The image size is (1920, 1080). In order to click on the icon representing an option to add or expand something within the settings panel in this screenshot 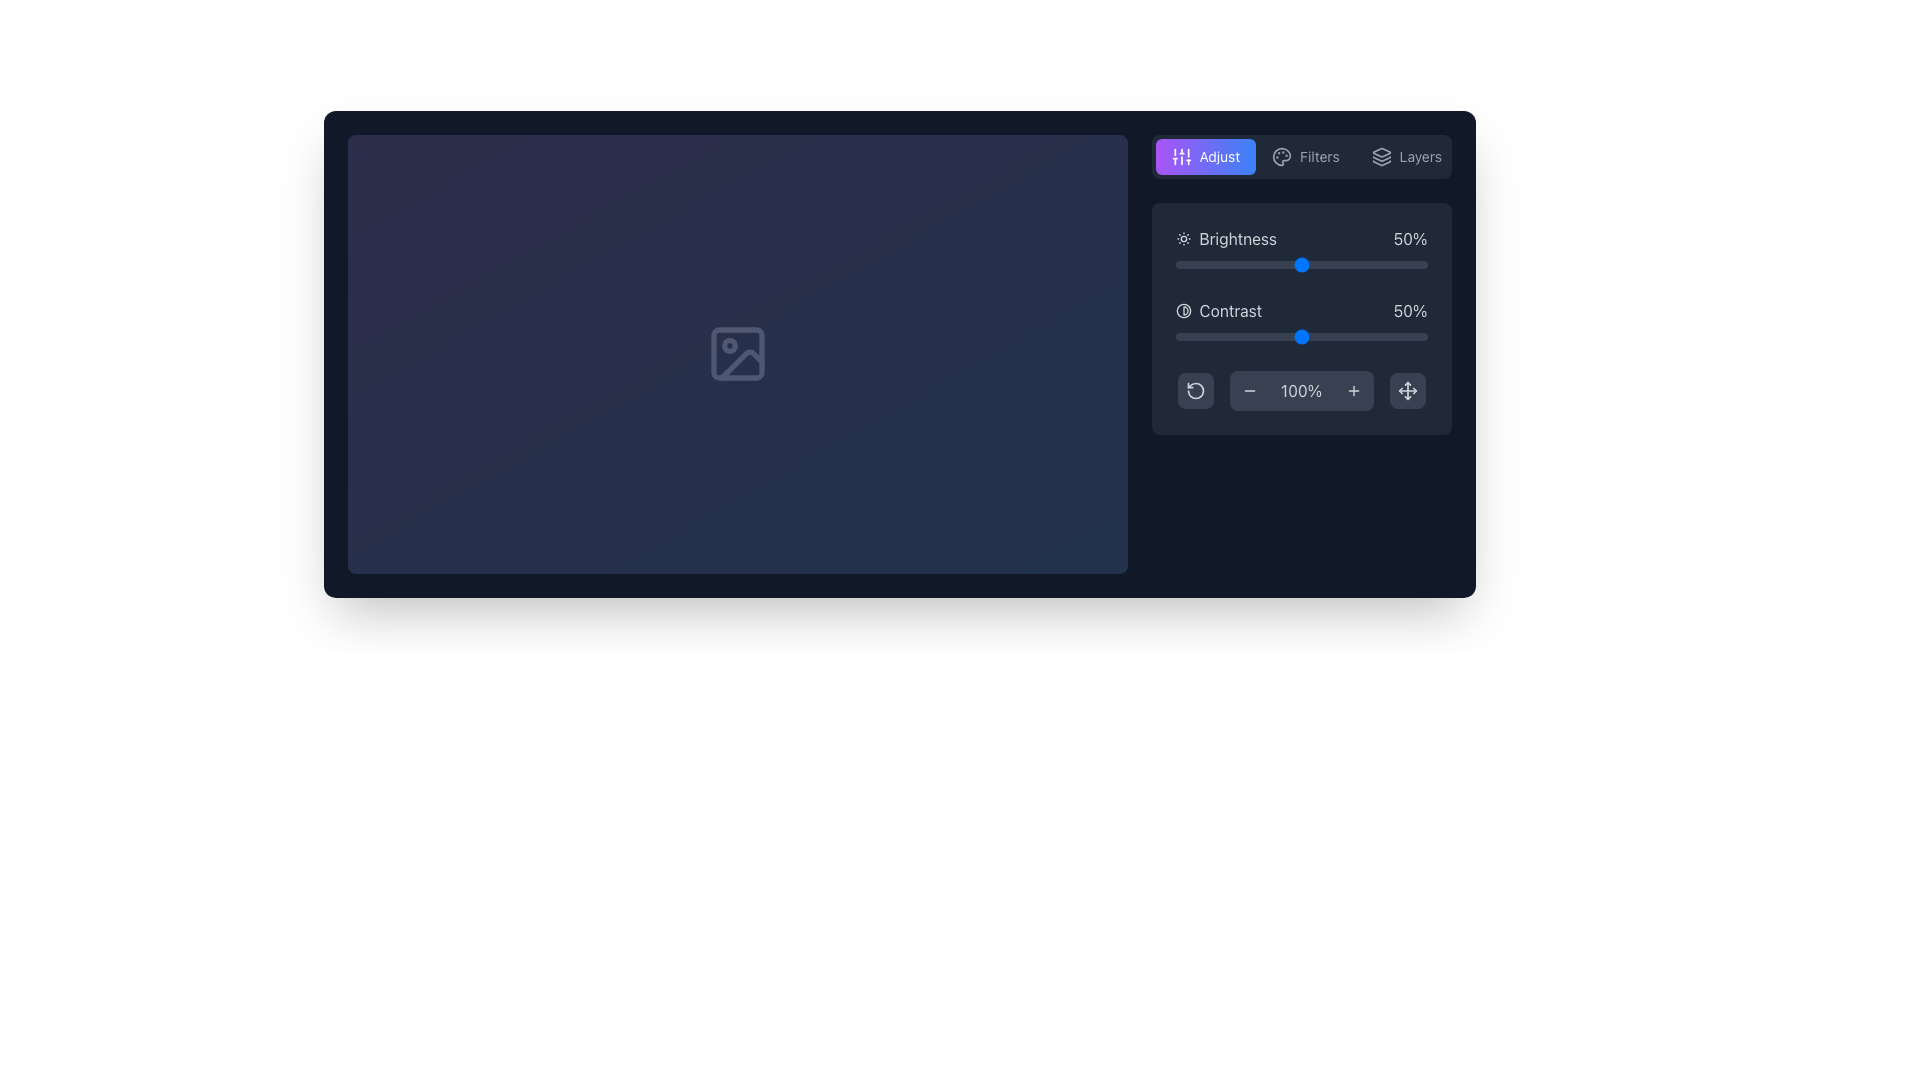, I will do `click(1353, 390)`.